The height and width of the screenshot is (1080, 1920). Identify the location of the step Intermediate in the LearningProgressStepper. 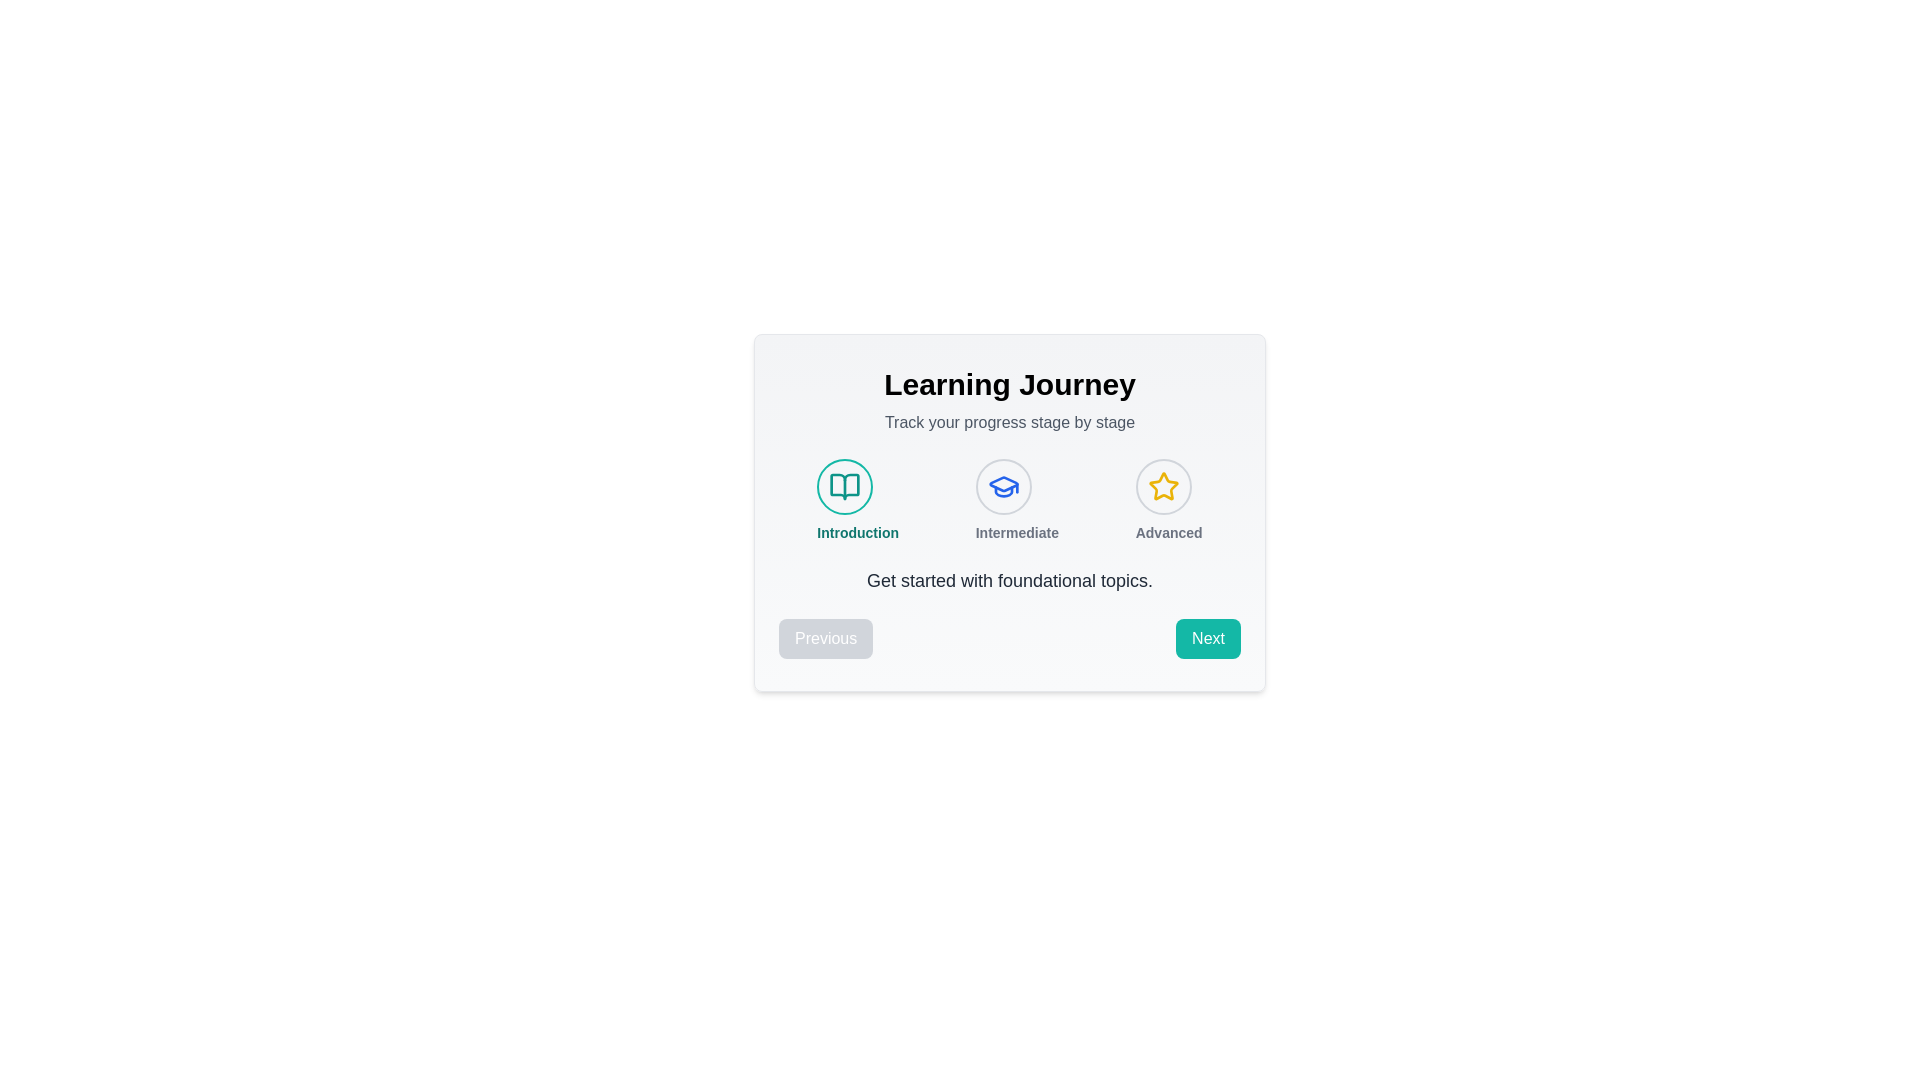
(1003, 486).